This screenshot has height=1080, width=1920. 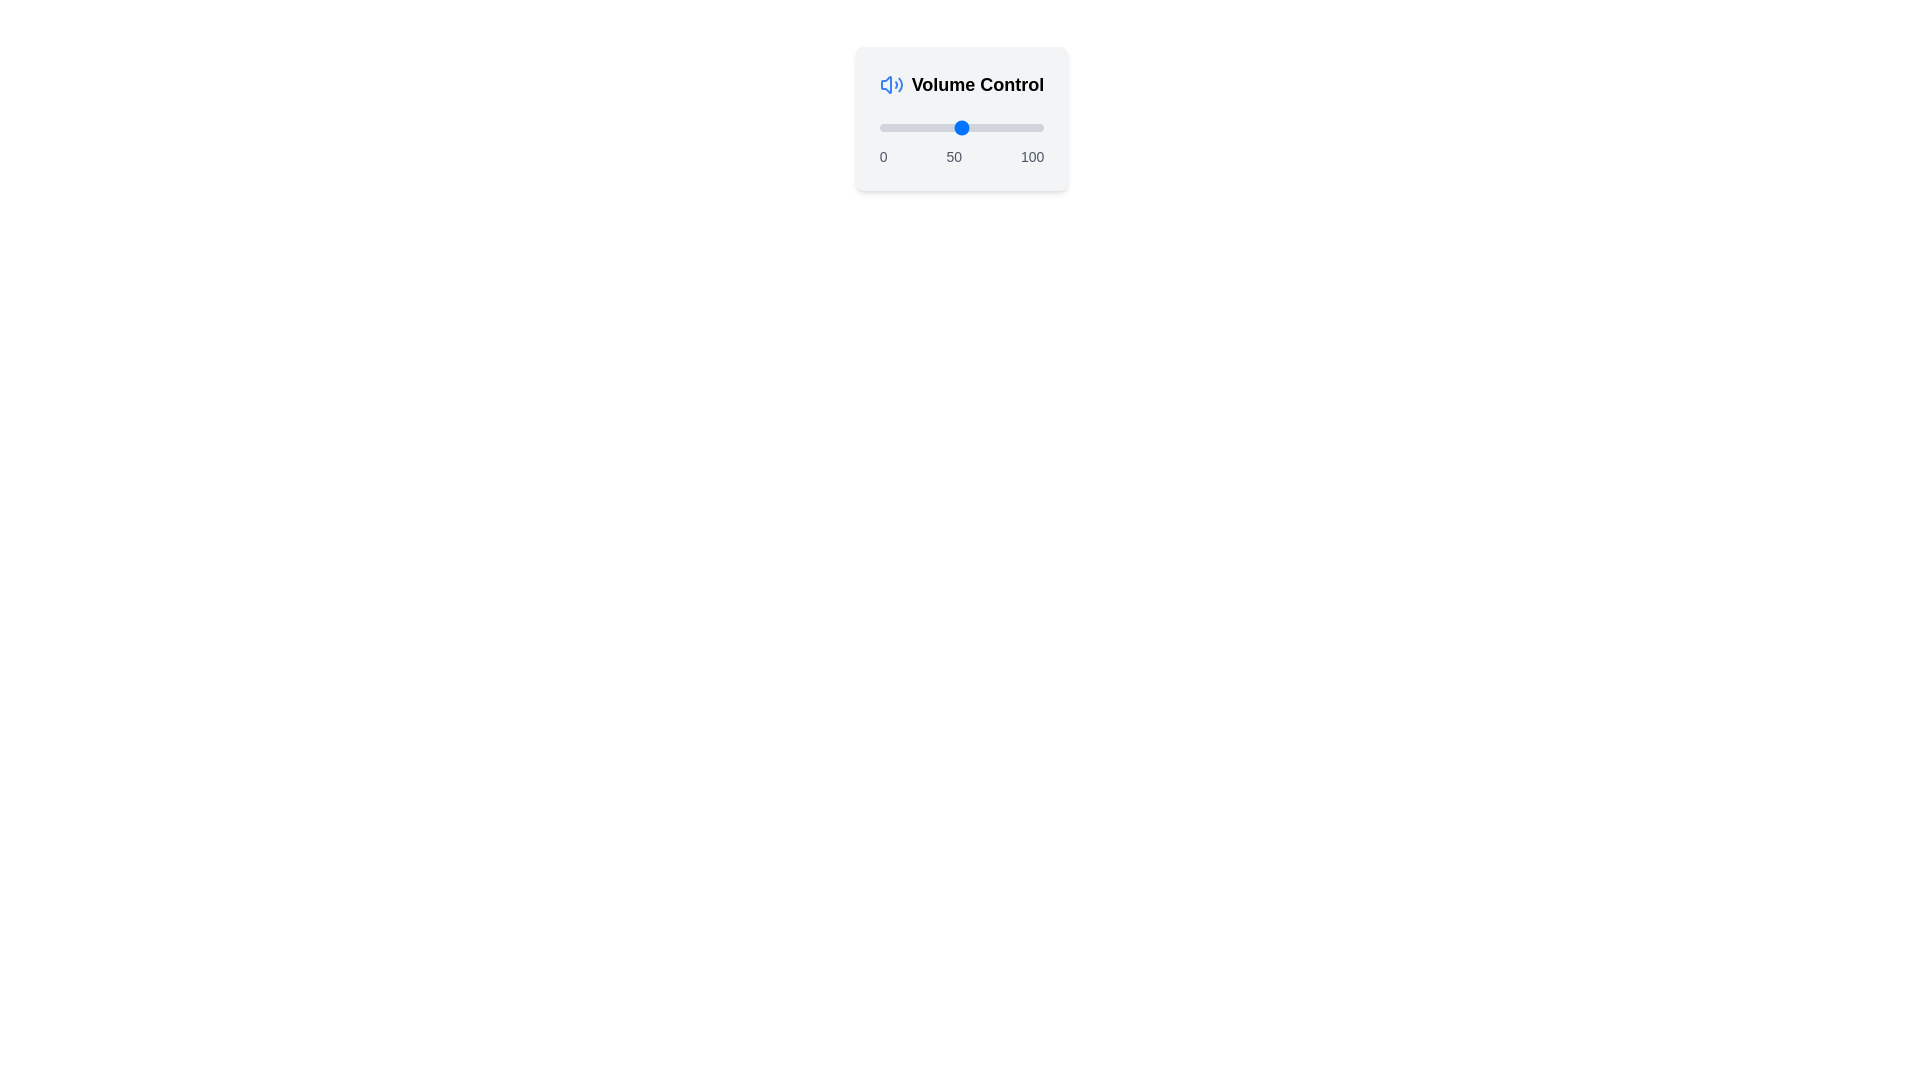 What do you see at coordinates (970, 127) in the screenshot?
I see `the volume` at bounding box center [970, 127].